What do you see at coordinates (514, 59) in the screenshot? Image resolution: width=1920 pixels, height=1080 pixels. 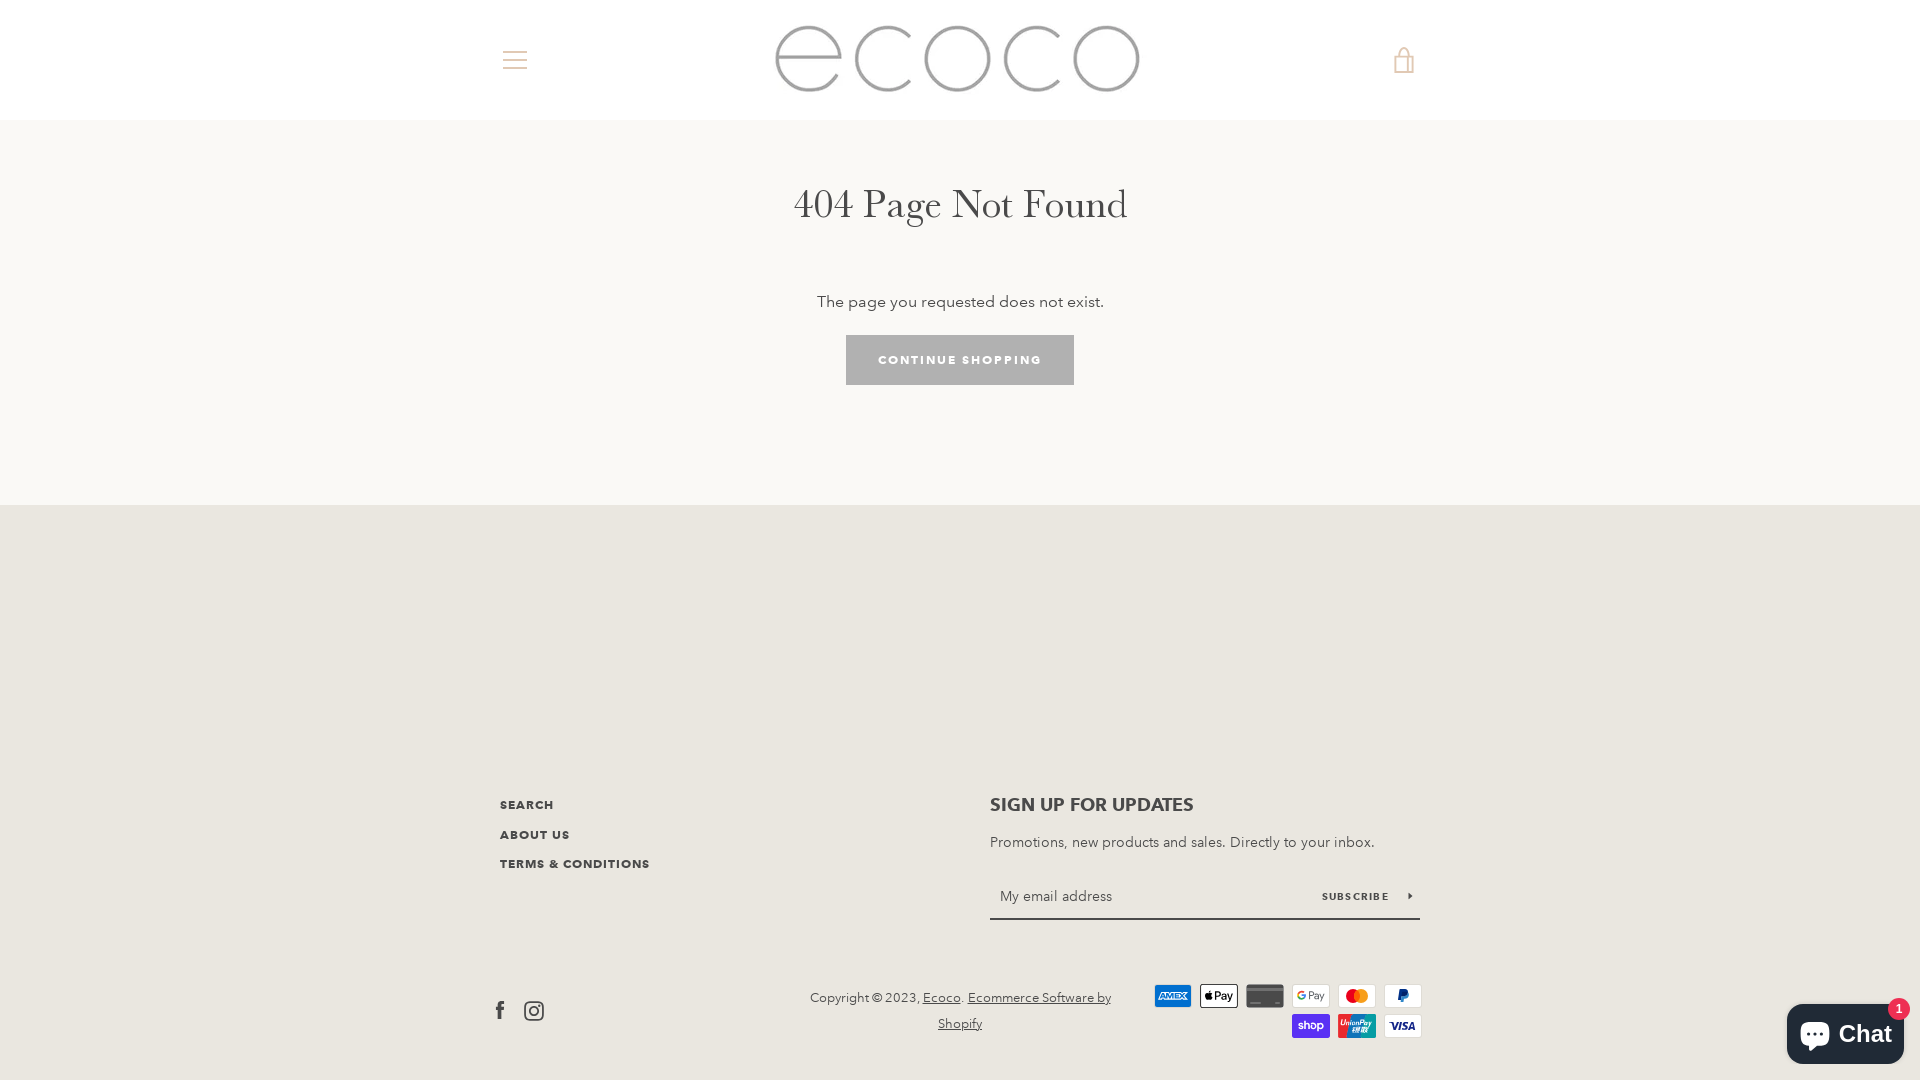 I see `'MENU'` at bounding box center [514, 59].